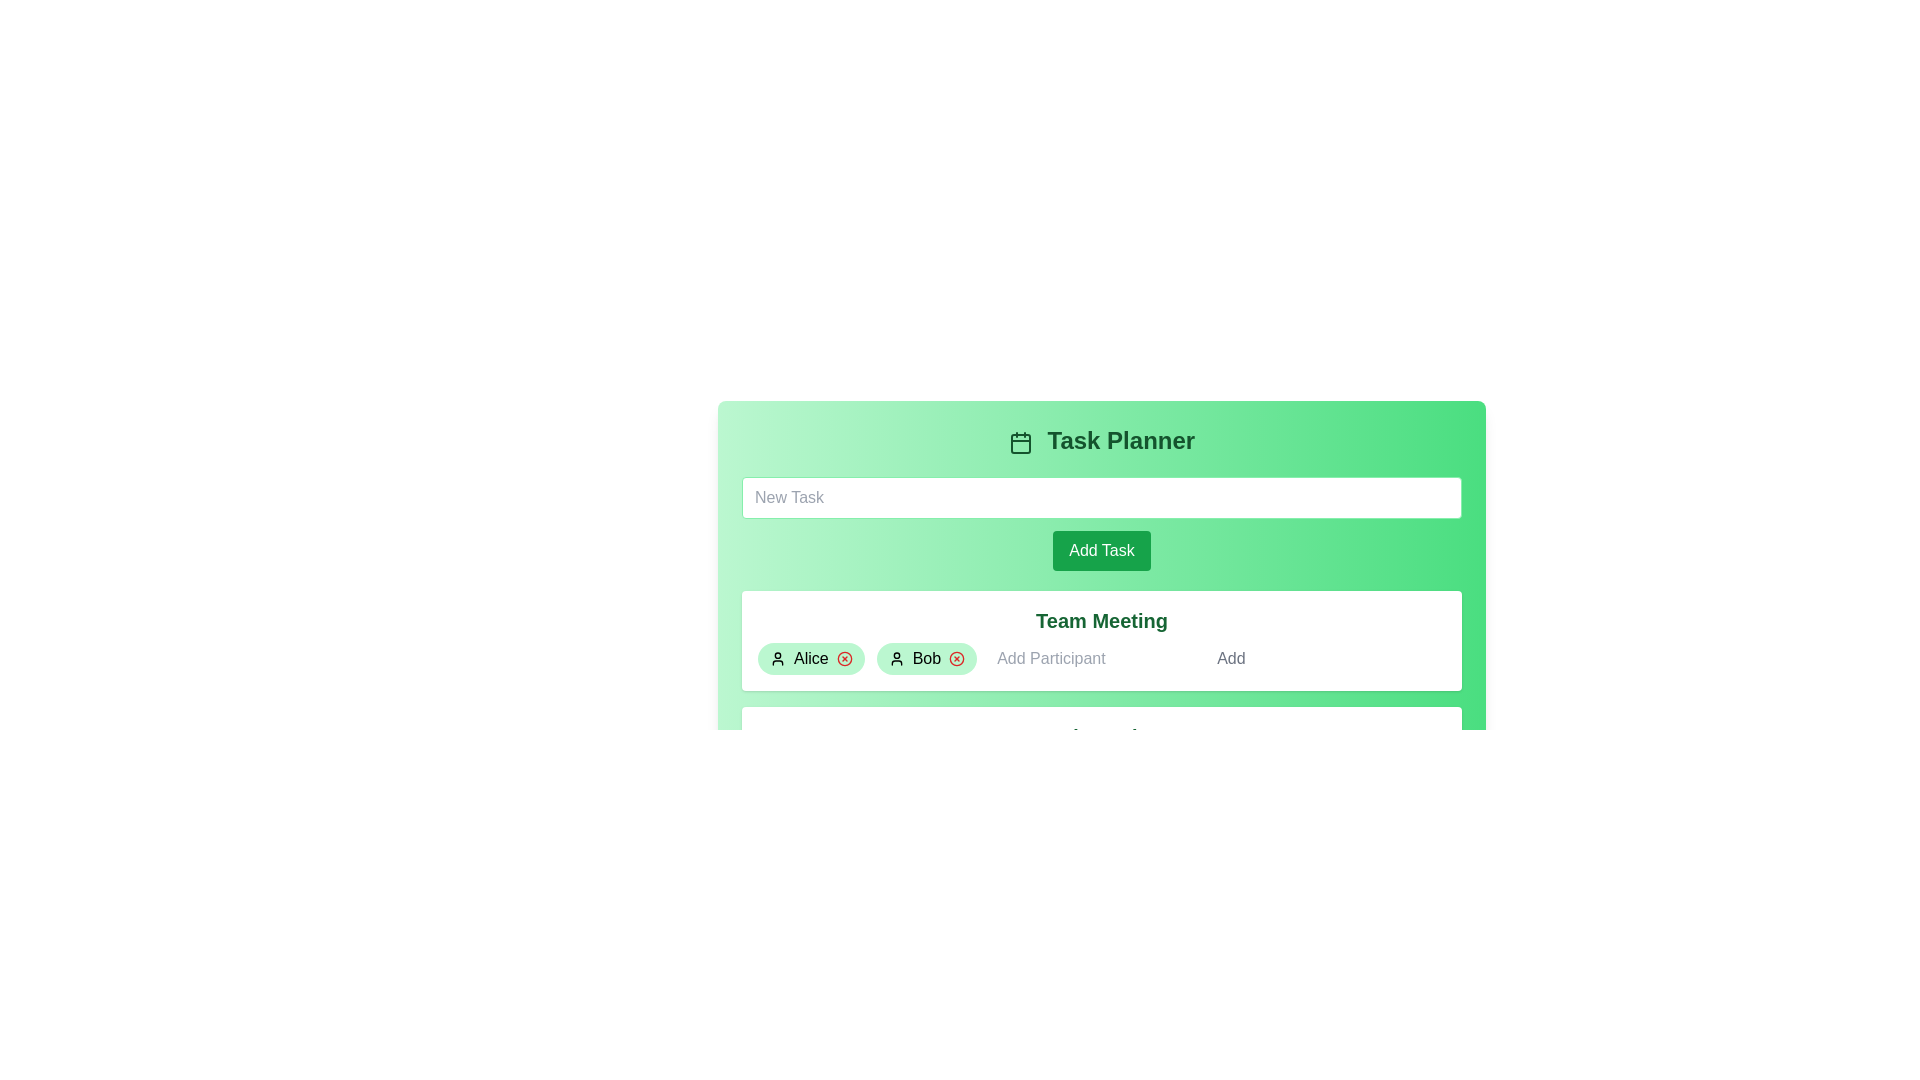  Describe the element at coordinates (844, 659) in the screenshot. I see `the removal icon next to the user 'Alice' in the participant list of the 'Team Meeting' section` at that location.